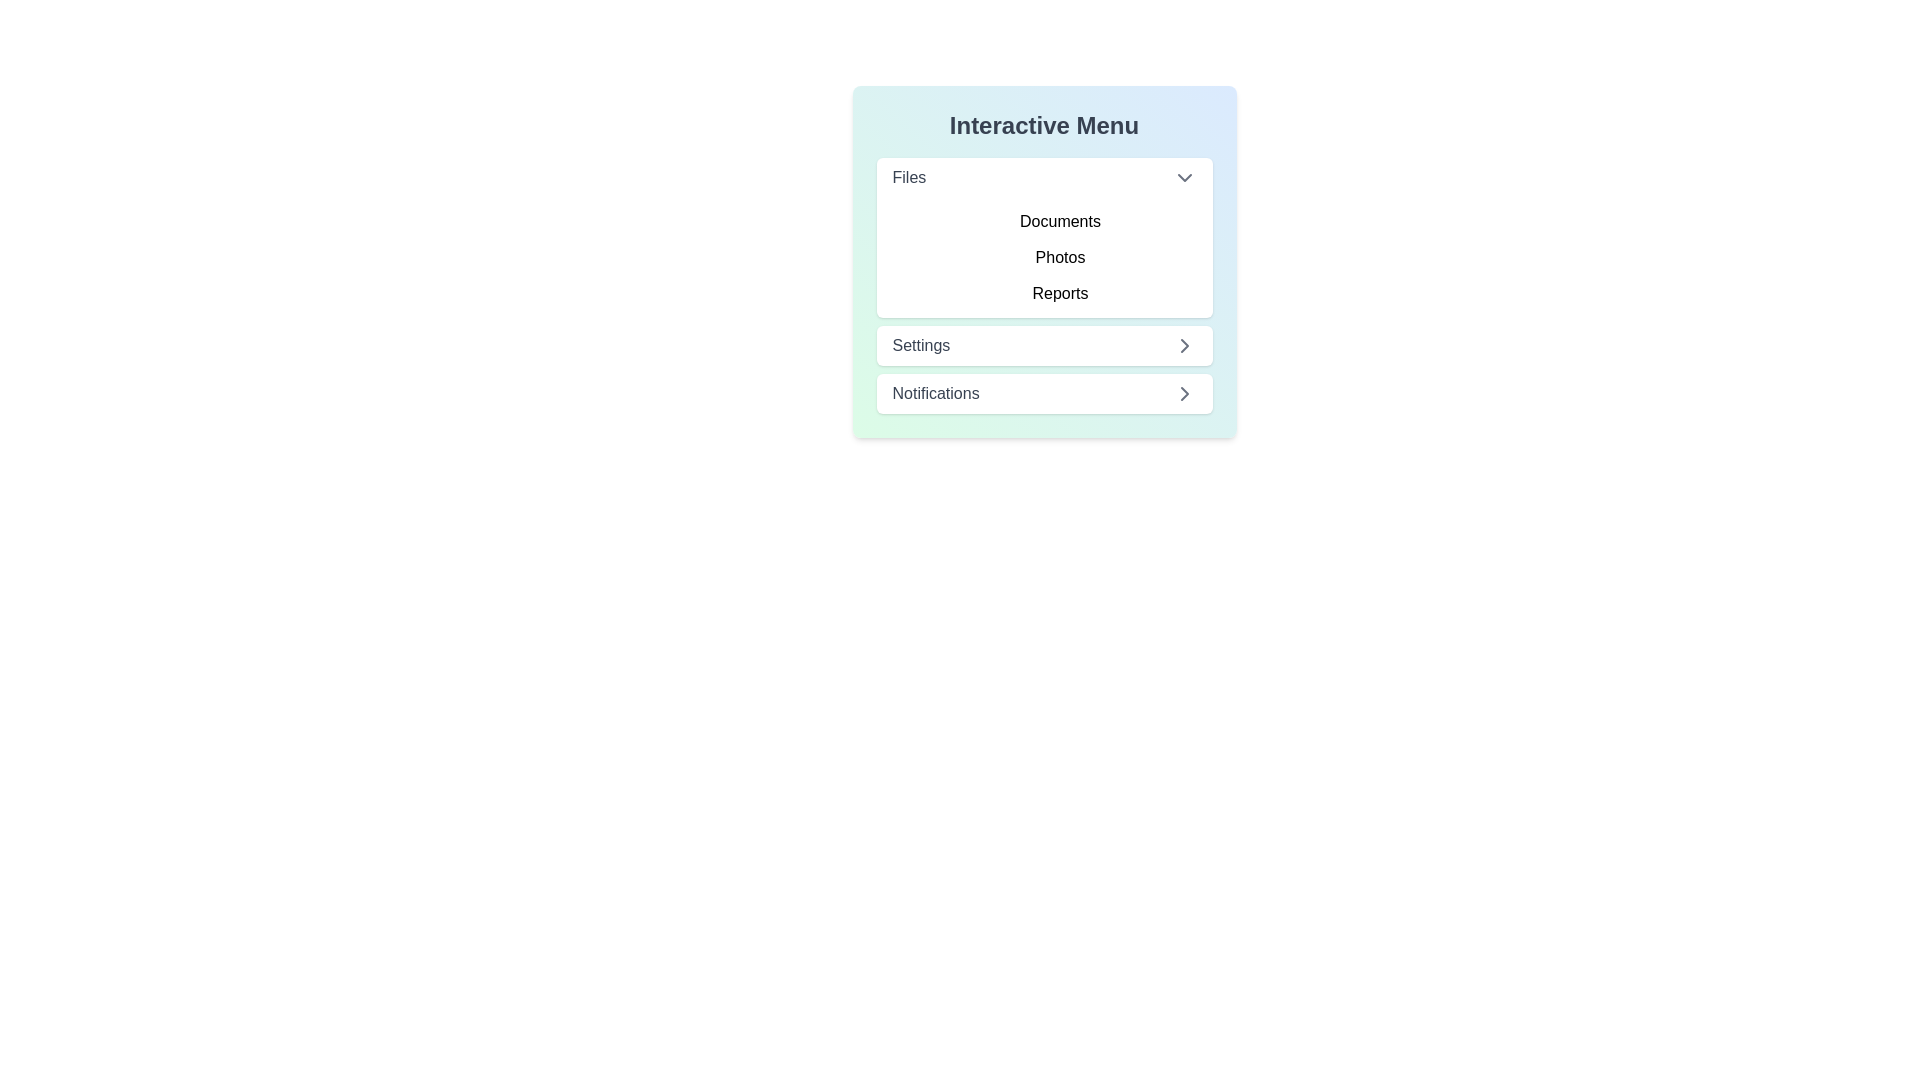  I want to click on the small gray downward-facing chevron icon located at the top-right of the 'Files' button in the interactive menu panel, so click(1184, 176).